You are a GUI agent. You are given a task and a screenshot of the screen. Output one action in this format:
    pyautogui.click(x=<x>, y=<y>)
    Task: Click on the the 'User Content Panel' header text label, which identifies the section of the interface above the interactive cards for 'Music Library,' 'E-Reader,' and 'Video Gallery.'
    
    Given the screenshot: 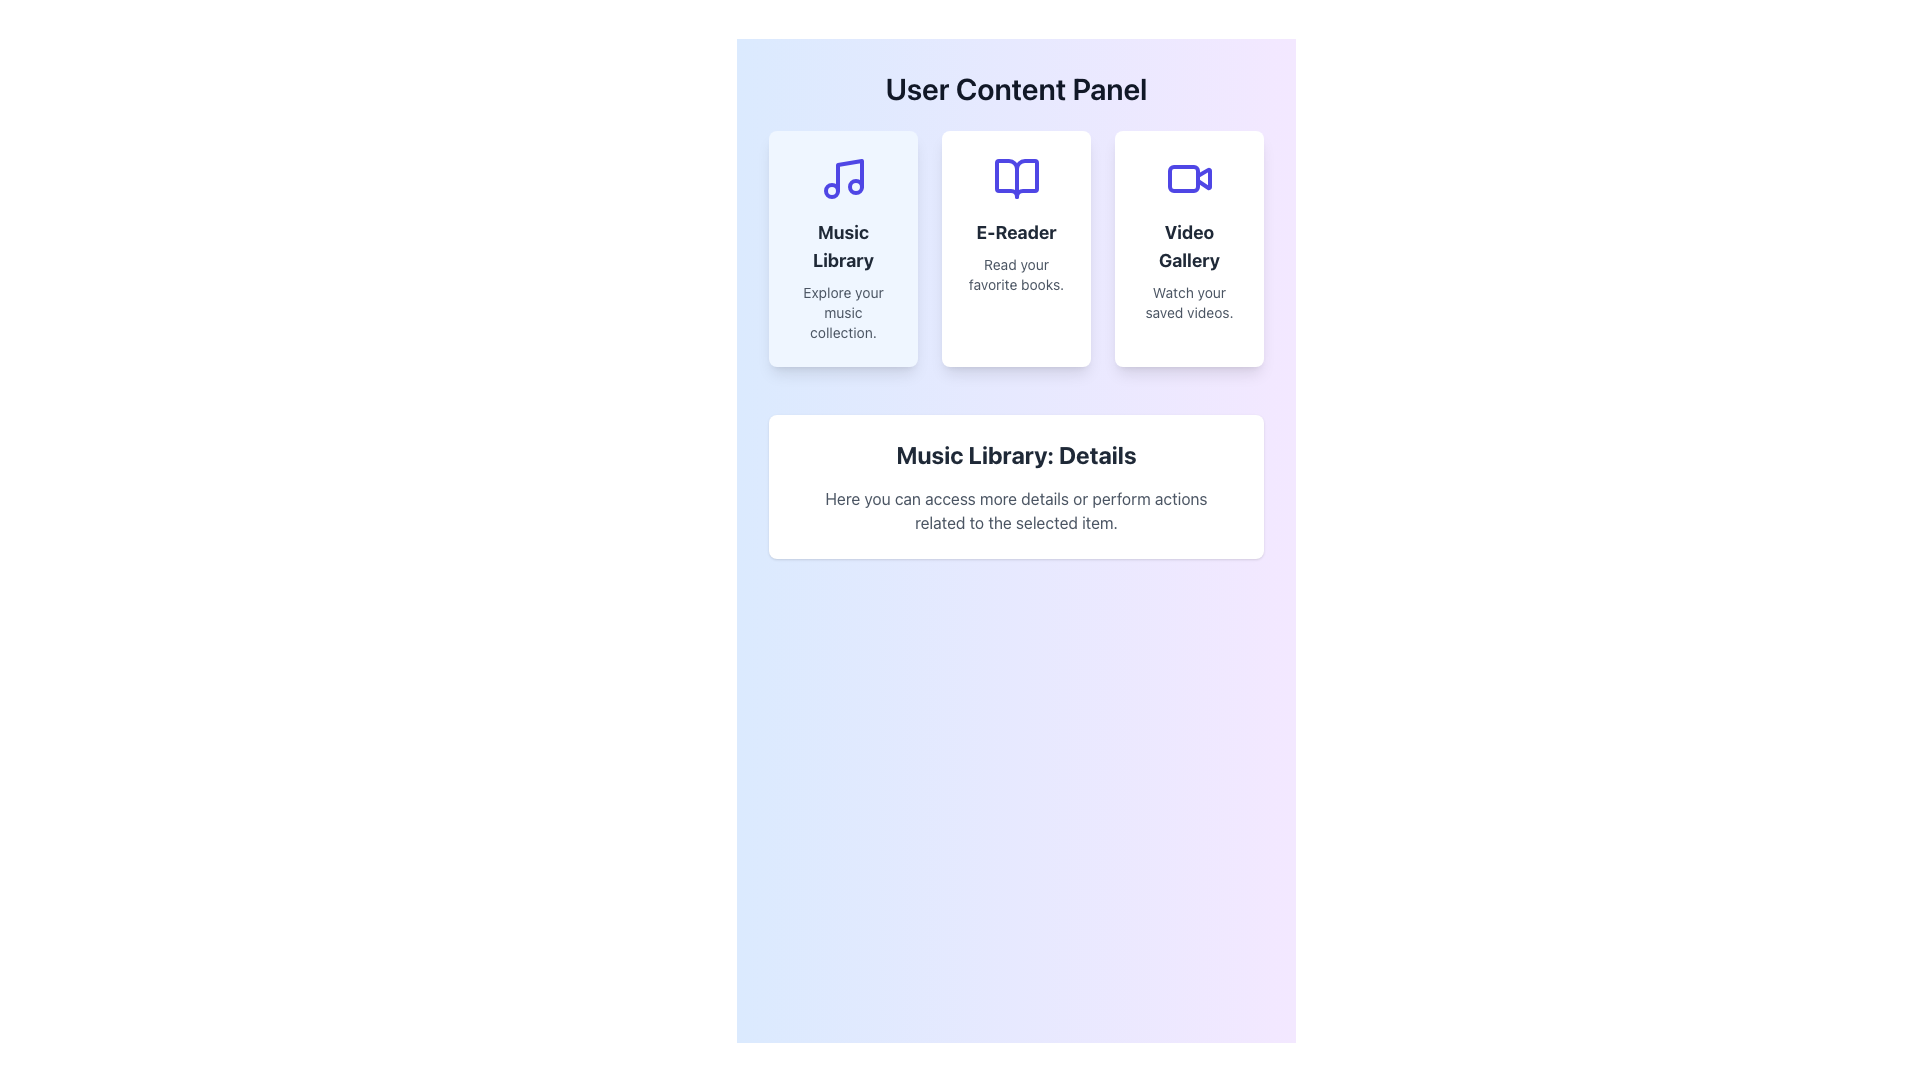 What is the action you would take?
    pyautogui.click(x=1016, y=87)
    